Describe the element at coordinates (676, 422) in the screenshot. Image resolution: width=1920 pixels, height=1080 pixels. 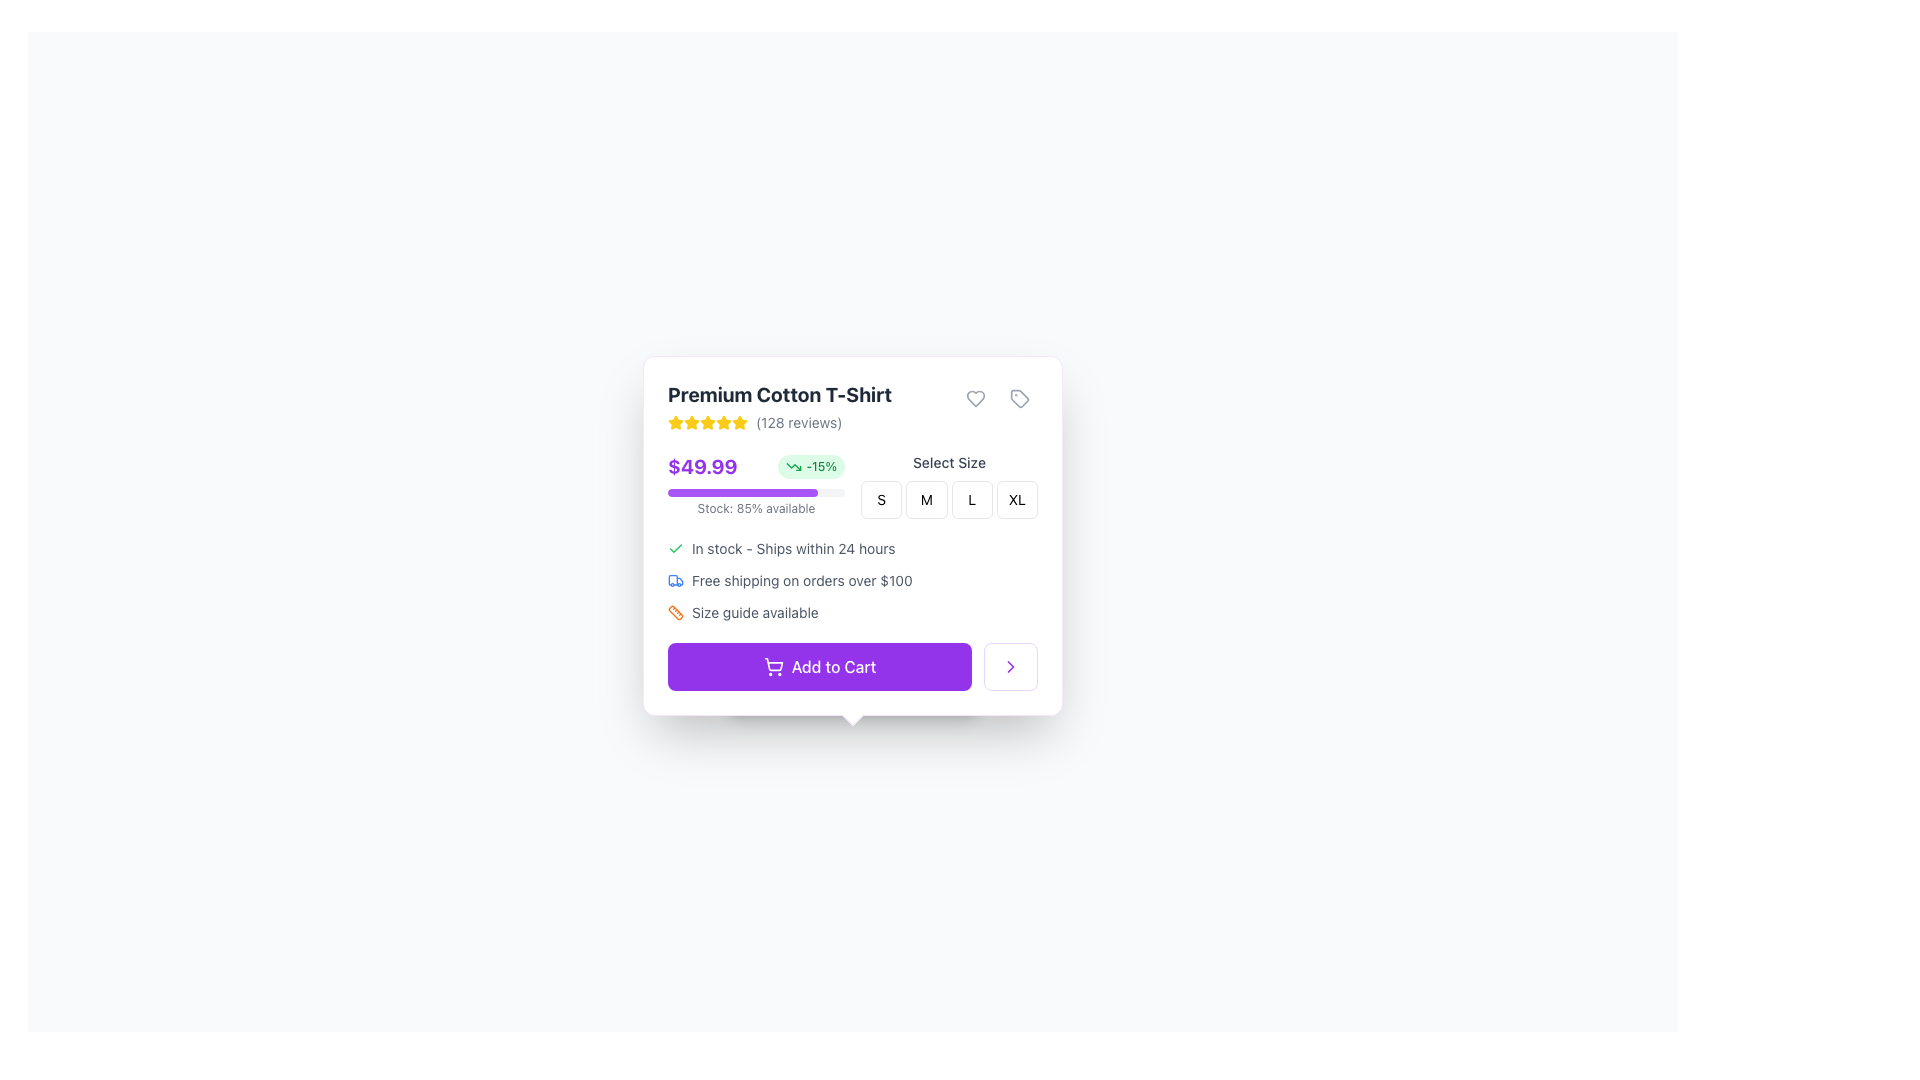
I see `the second star icon in the horizontal row of five stars, which represents a rating system, located below the product title and beside the review count text` at that location.